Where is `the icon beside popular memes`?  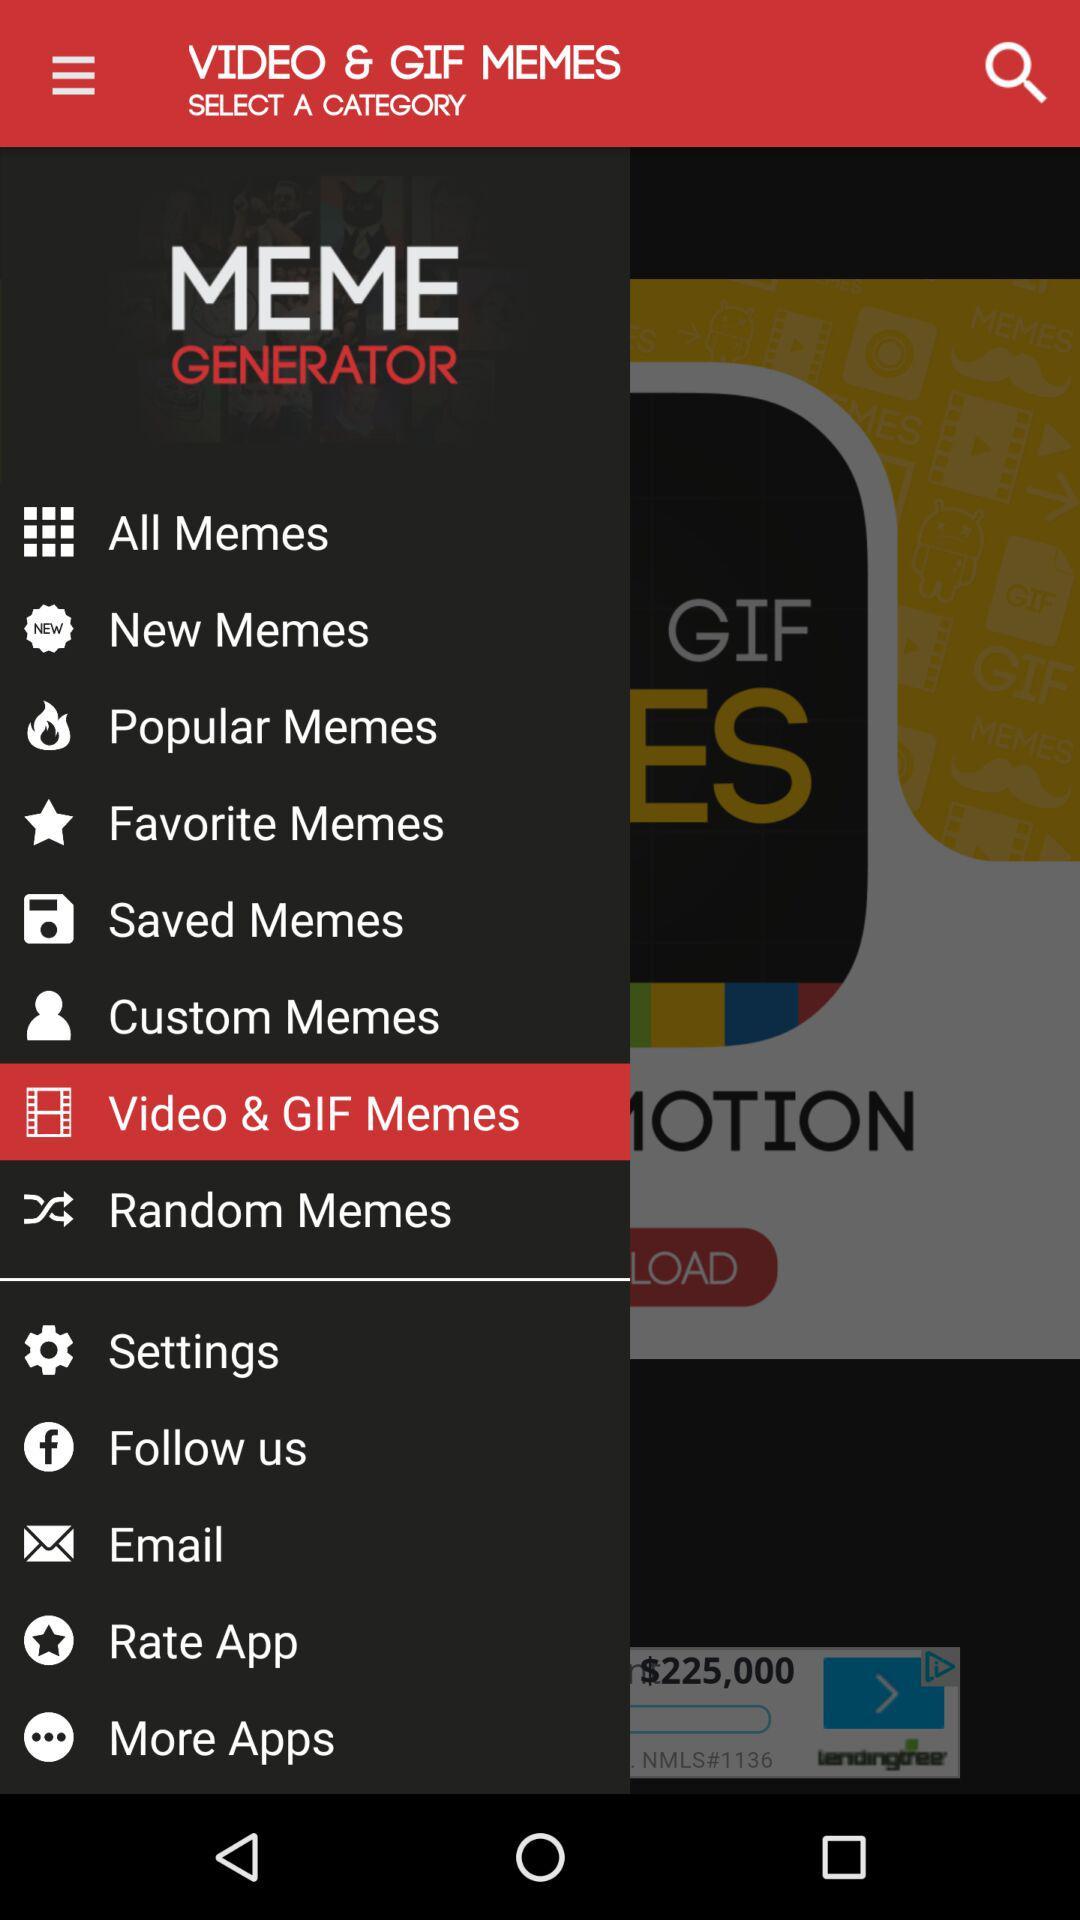 the icon beside popular memes is located at coordinates (48, 723).